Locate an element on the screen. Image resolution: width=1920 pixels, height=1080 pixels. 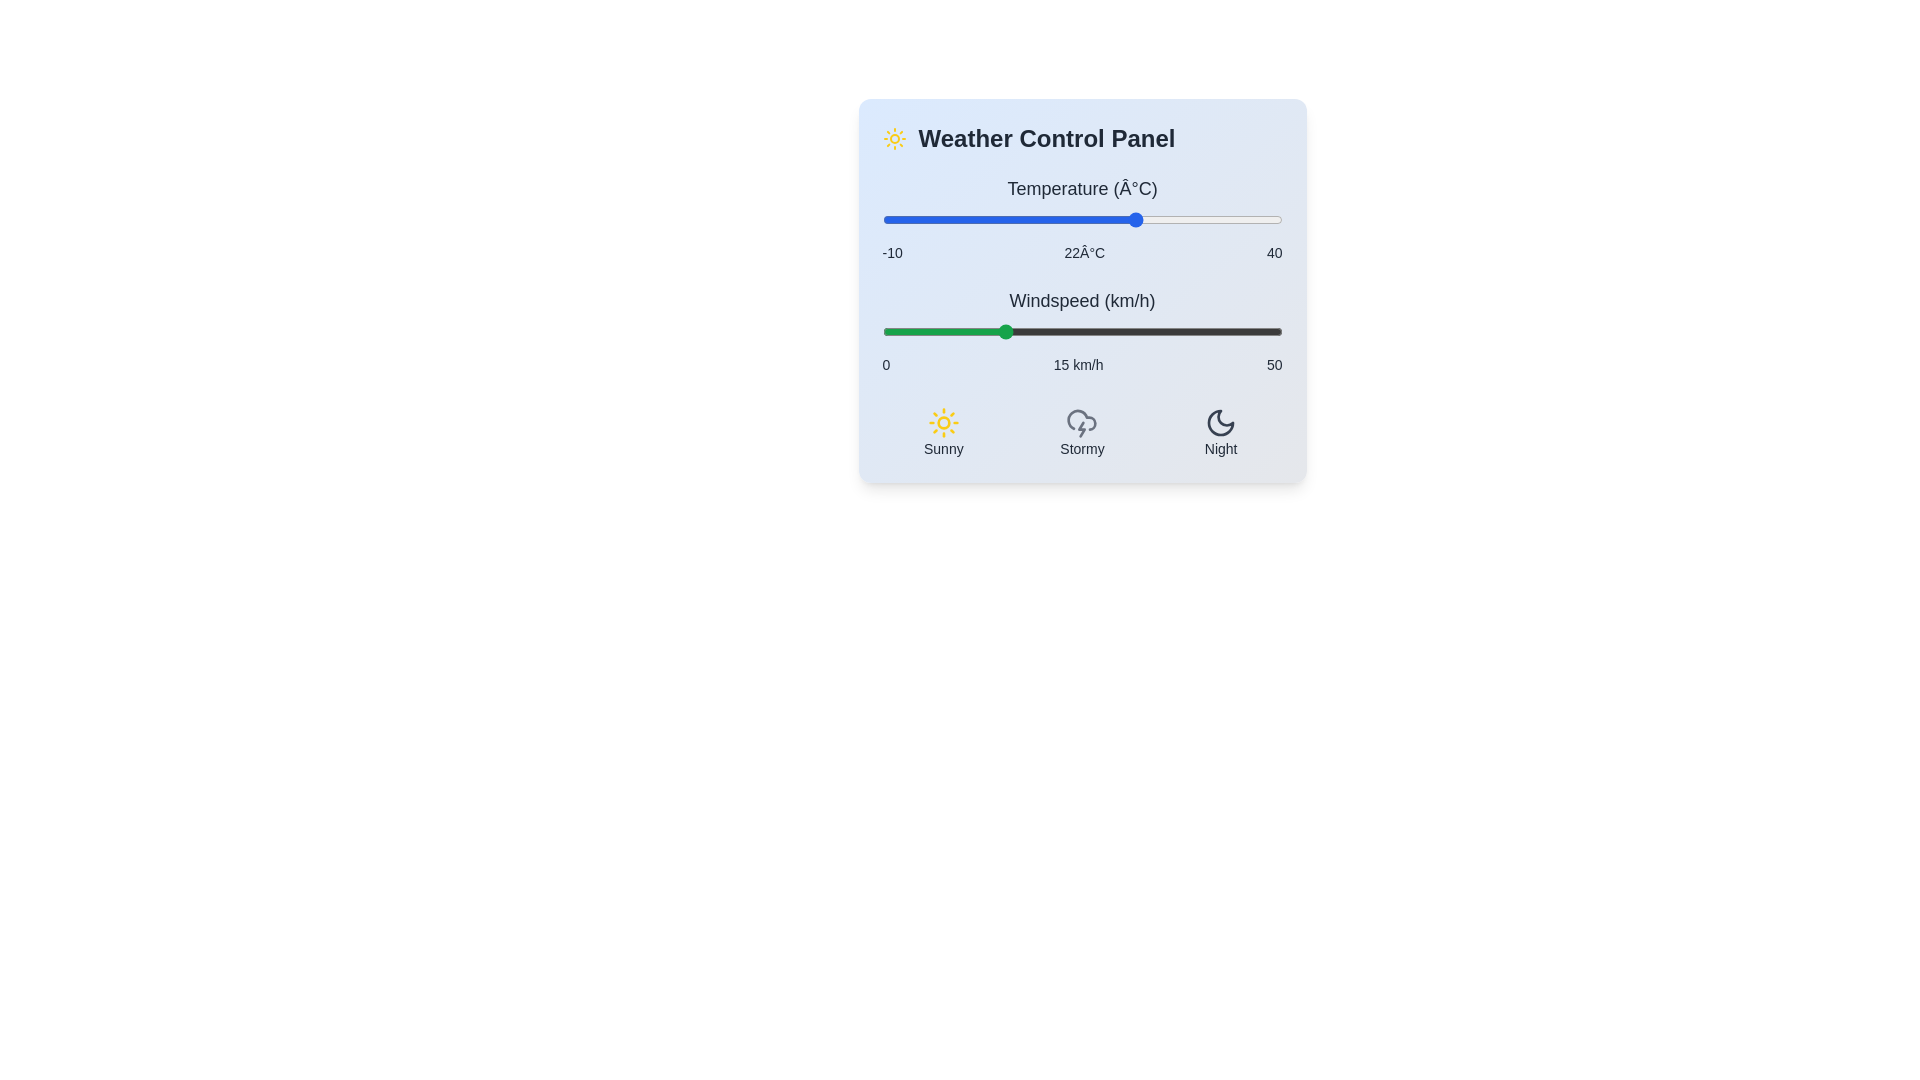
the 'Stormy' weather icon located in the bottom row of three weather icons within the 'Weather Control Panel' is located at coordinates (1081, 419).